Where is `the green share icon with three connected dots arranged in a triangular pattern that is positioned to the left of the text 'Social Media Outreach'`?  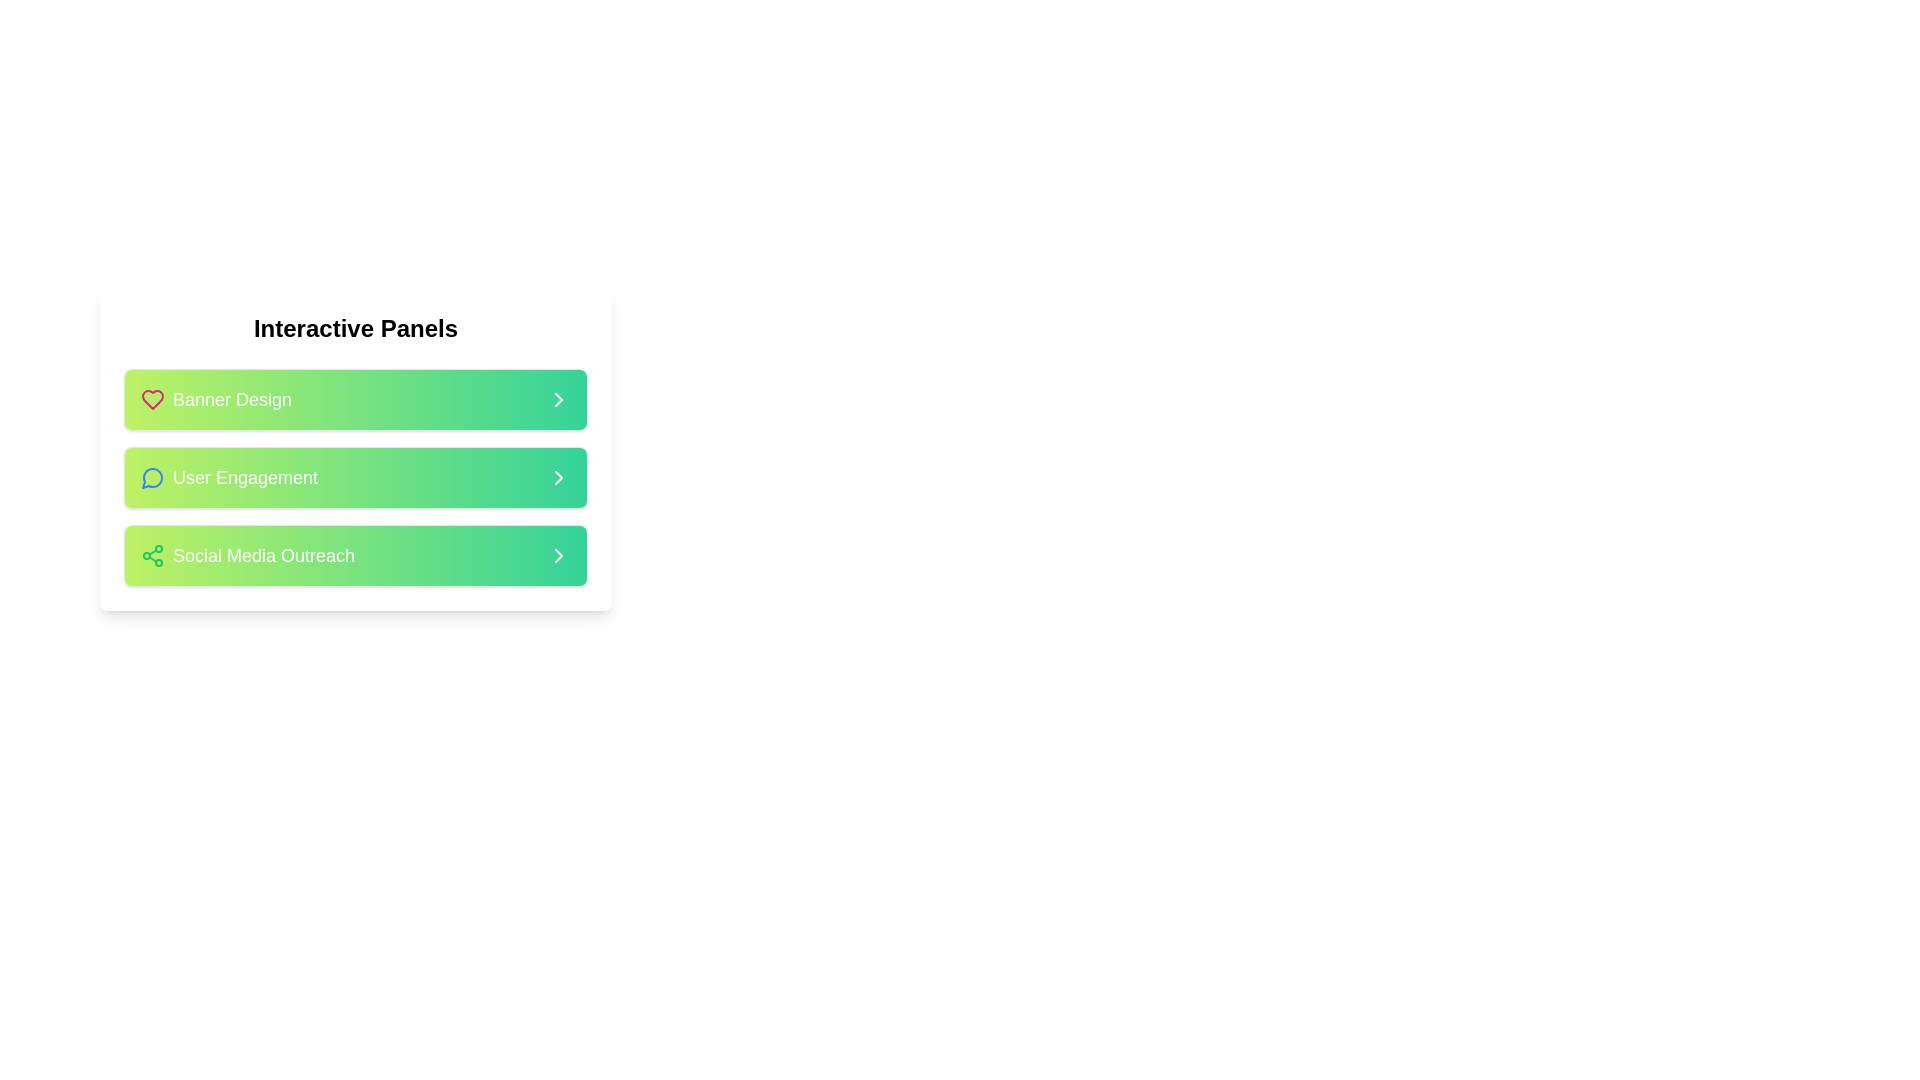
the green share icon with three connected dots arranged in a triangular pattern that is positioned to the left of the text 'Social Media Outreach' is located at coordinates (152, 555).